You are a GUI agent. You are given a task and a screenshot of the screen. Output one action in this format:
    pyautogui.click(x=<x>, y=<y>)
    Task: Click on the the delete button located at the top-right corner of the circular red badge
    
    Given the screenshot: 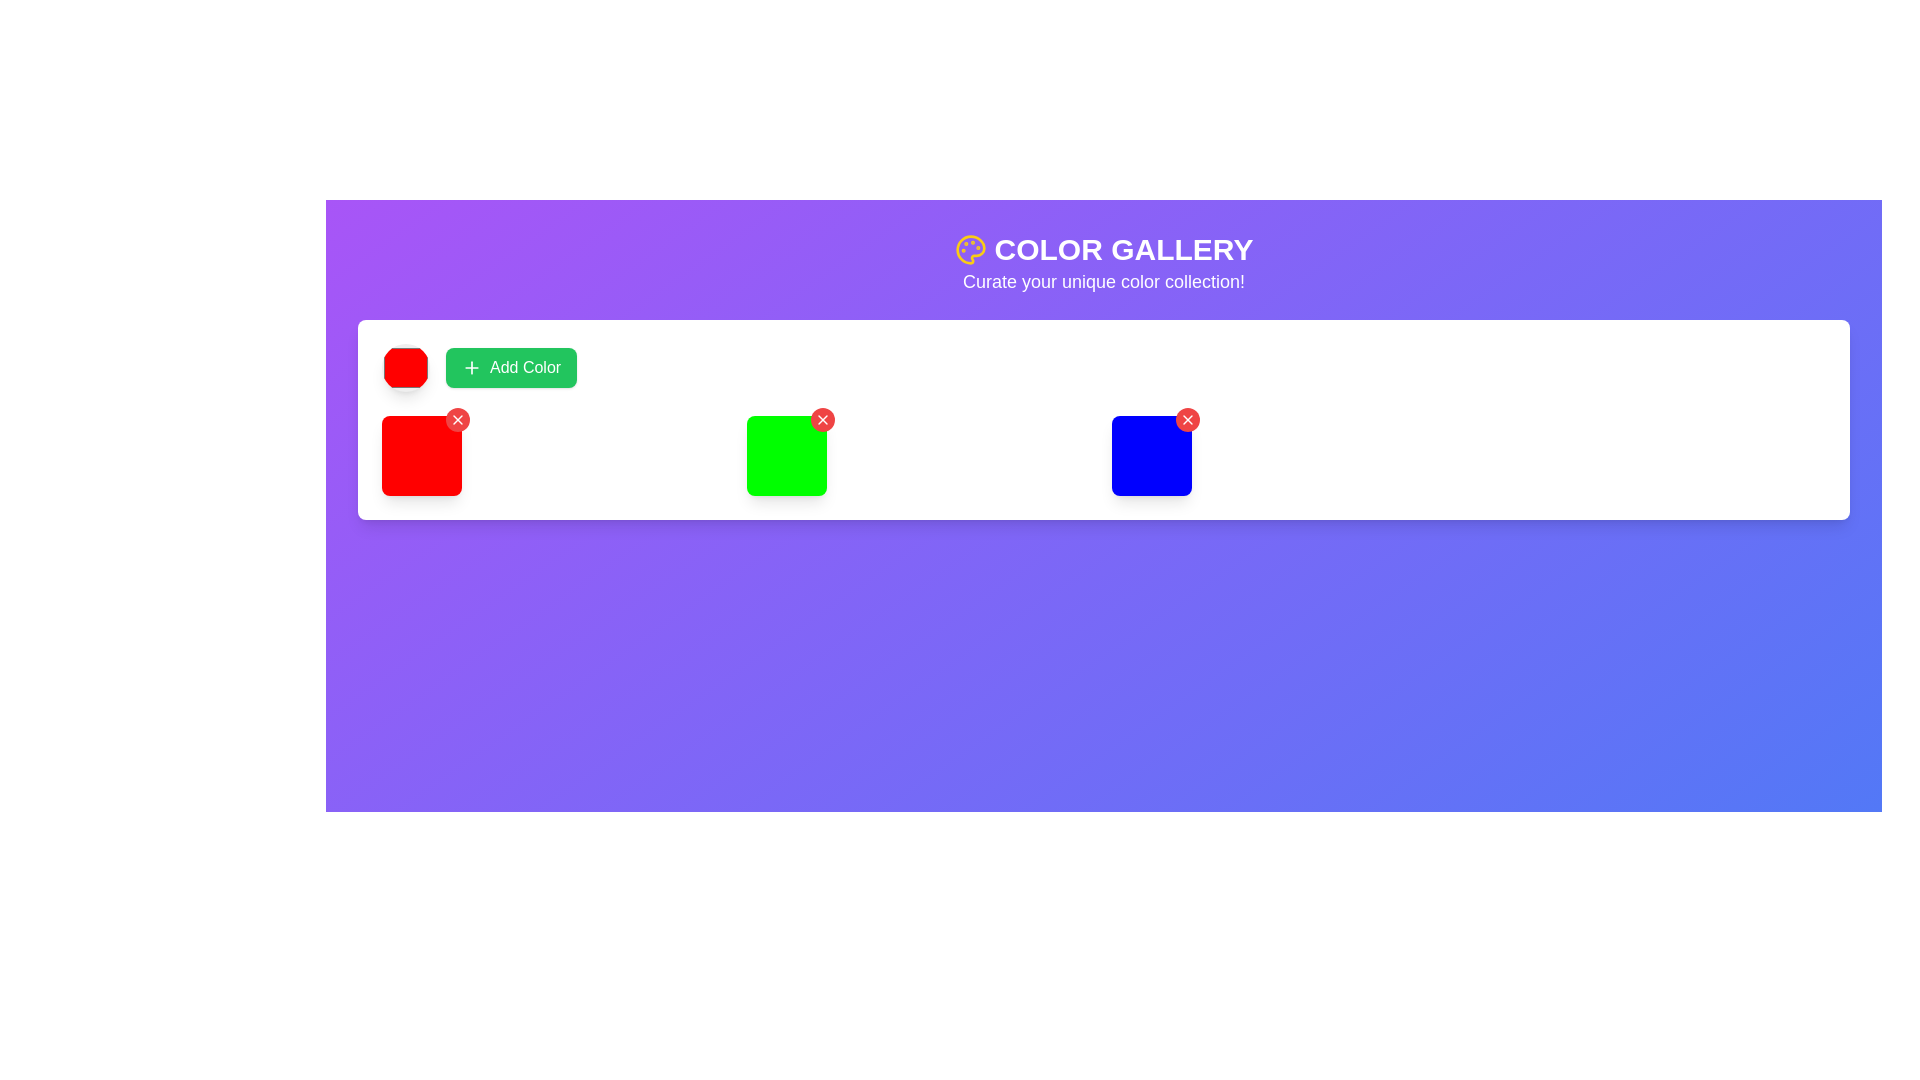 What is the action you would take?
    pyautogui.click(x=456, y=419)
    